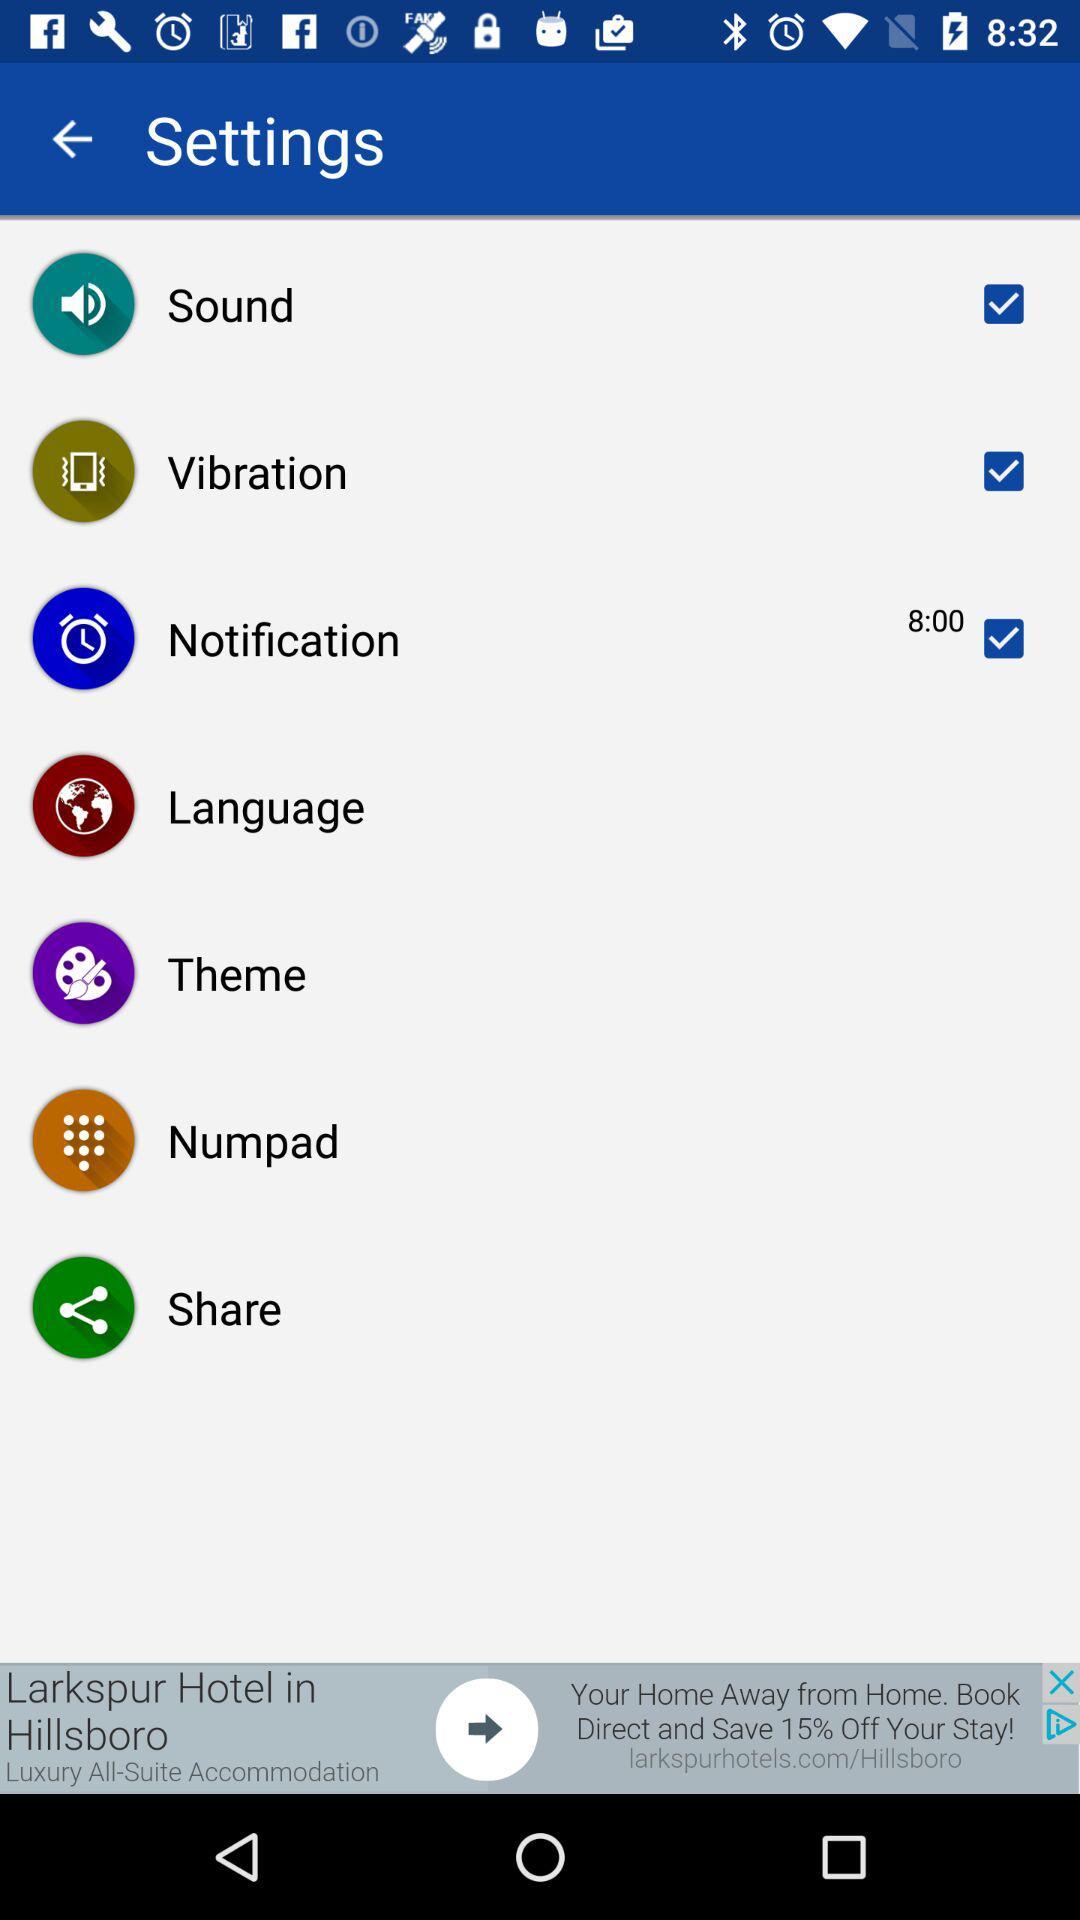 Image resolution: width=1080 pixels, height=1920 pixels. What do you see at coordinates (1003, 470) in the screenshot?
I see `vibration` at bounding box center [1003, 470].